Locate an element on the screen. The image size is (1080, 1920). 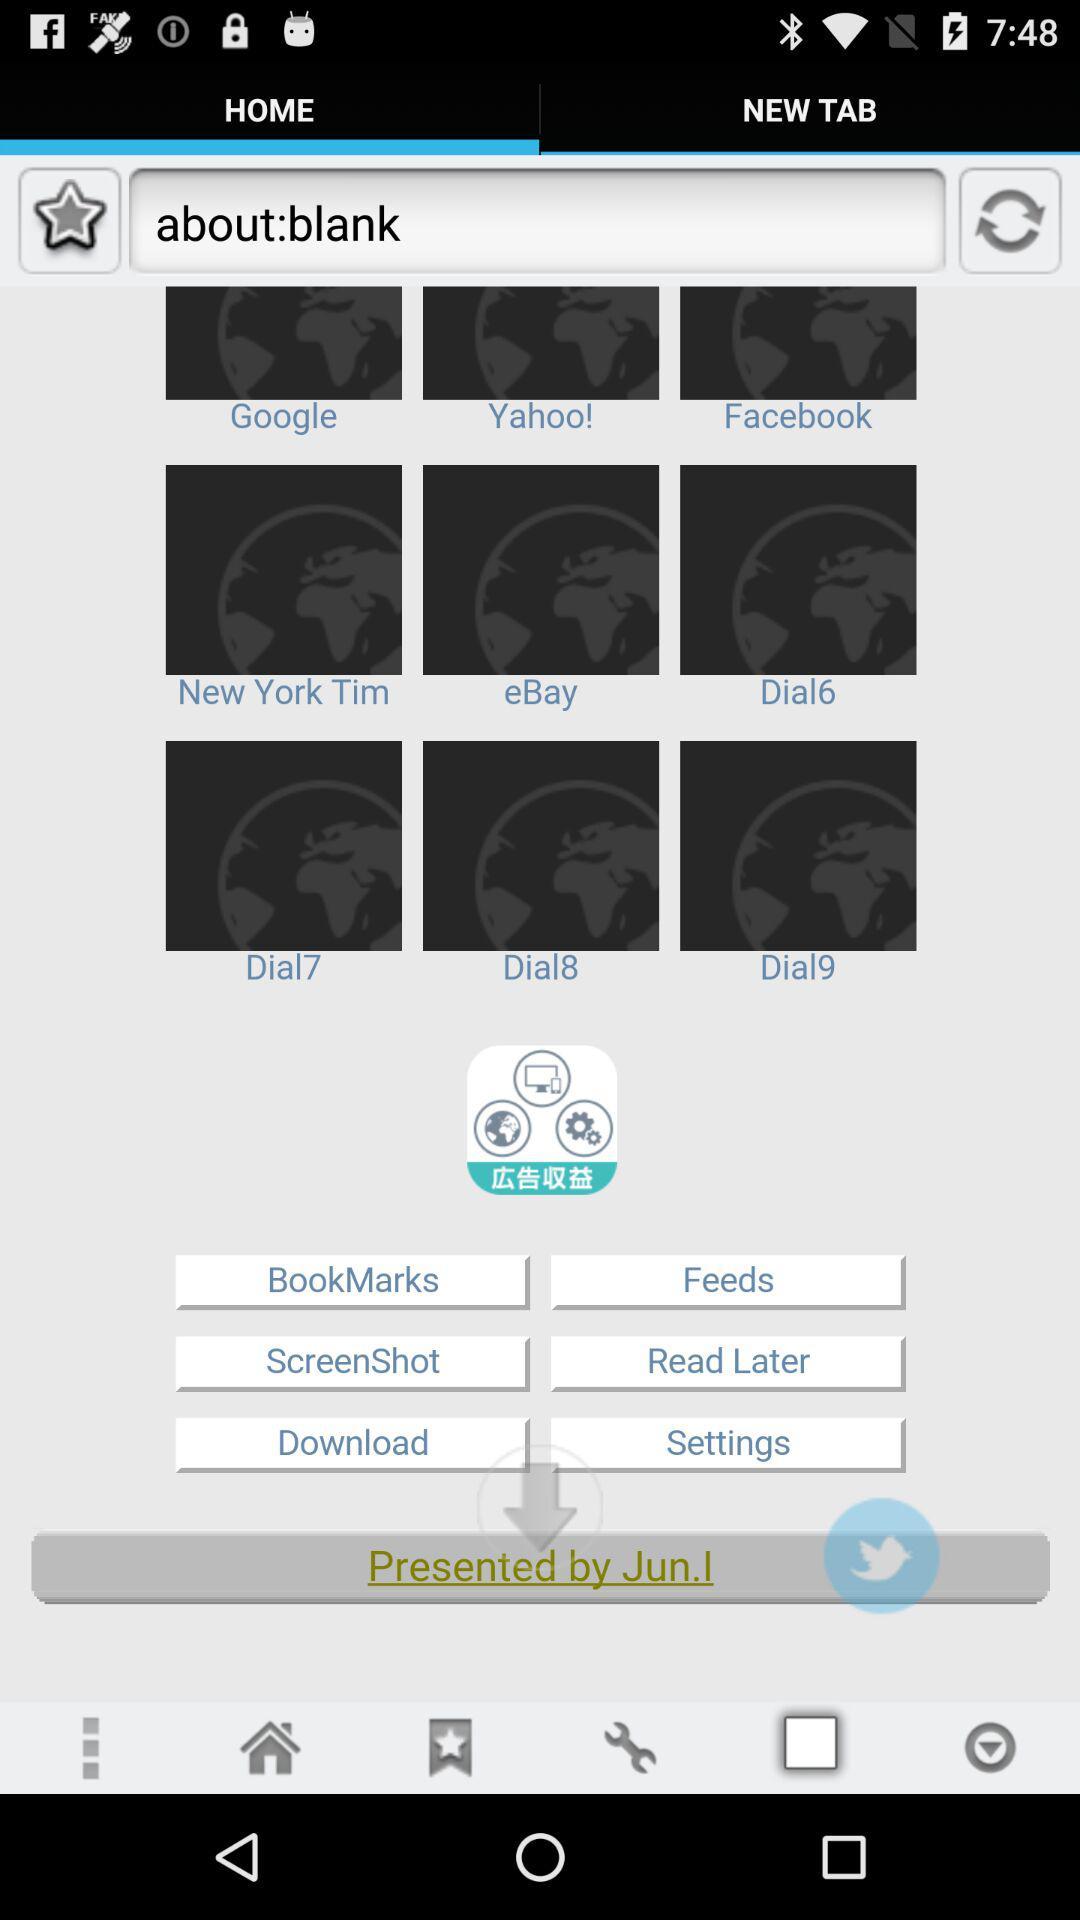
rive is located at coordinates (450, 1746).